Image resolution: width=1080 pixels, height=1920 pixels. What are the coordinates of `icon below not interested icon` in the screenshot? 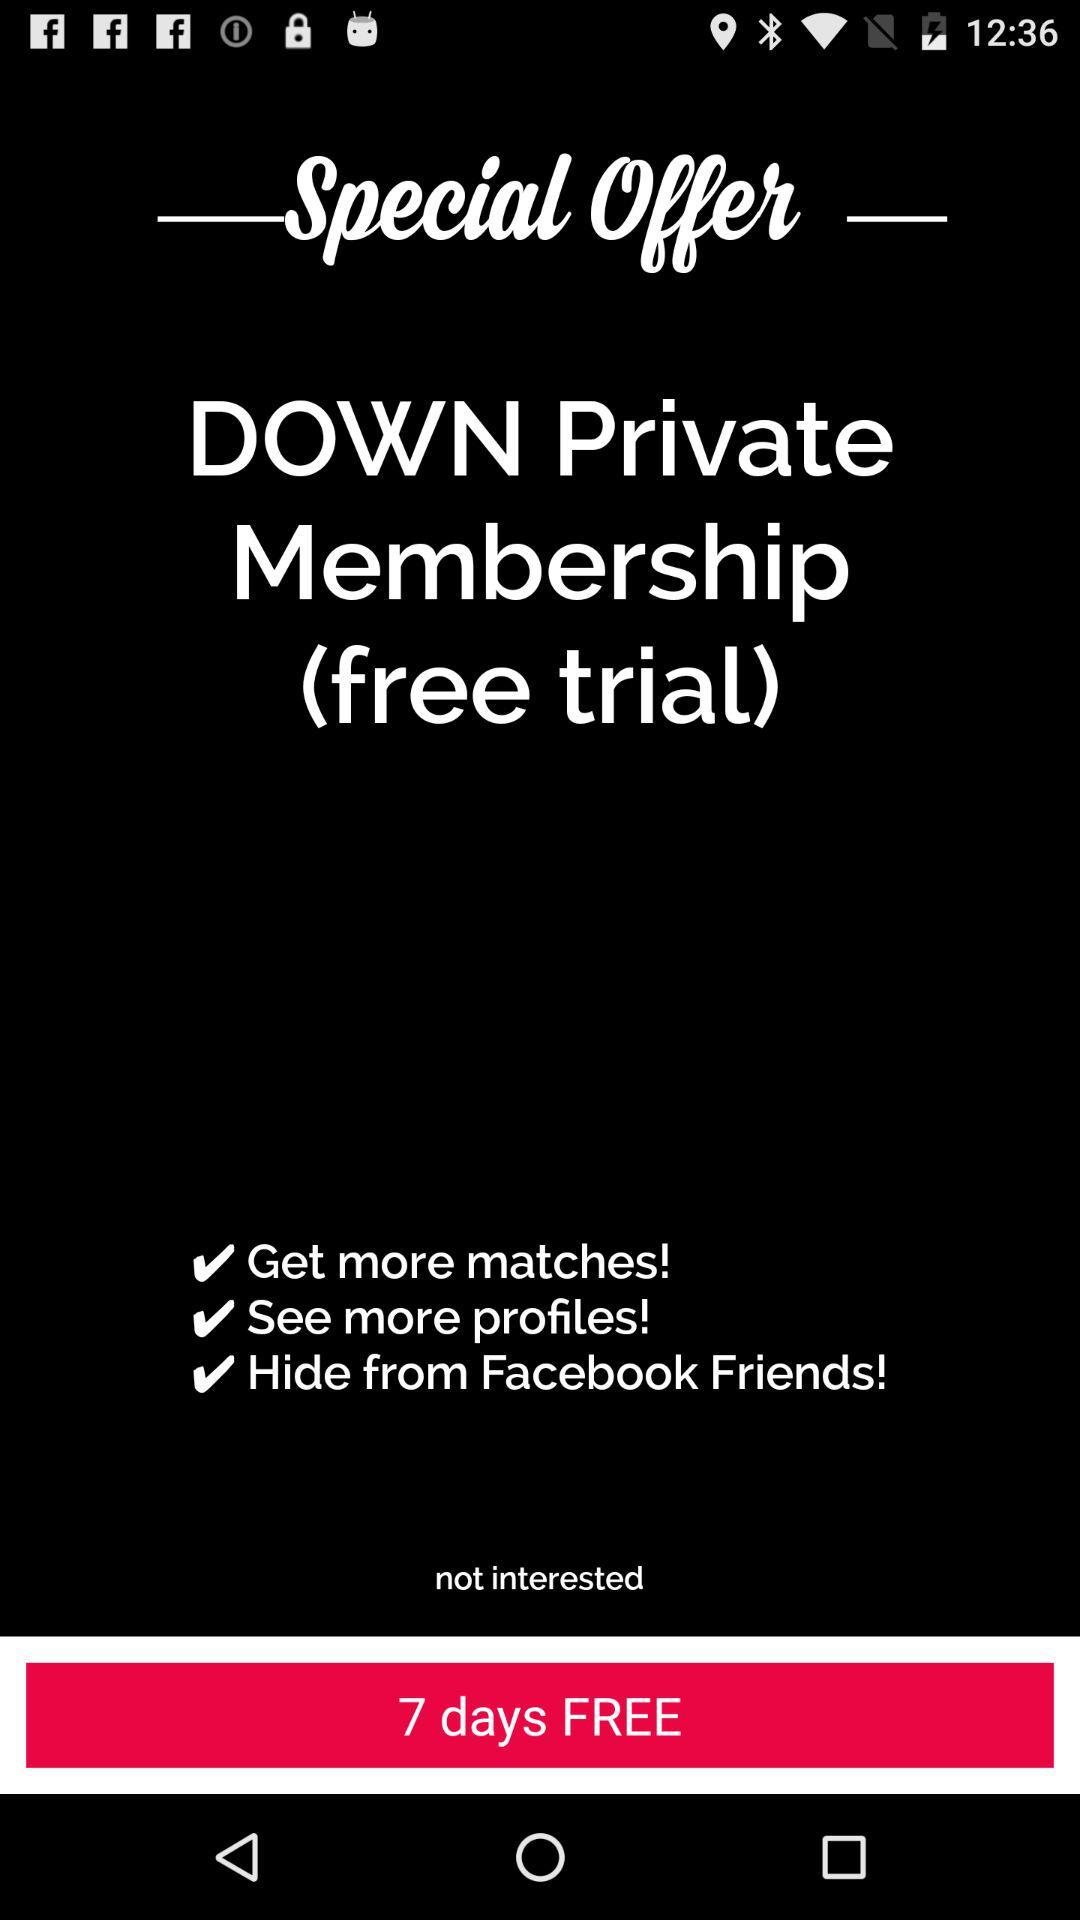 It's located at (540, 1714).